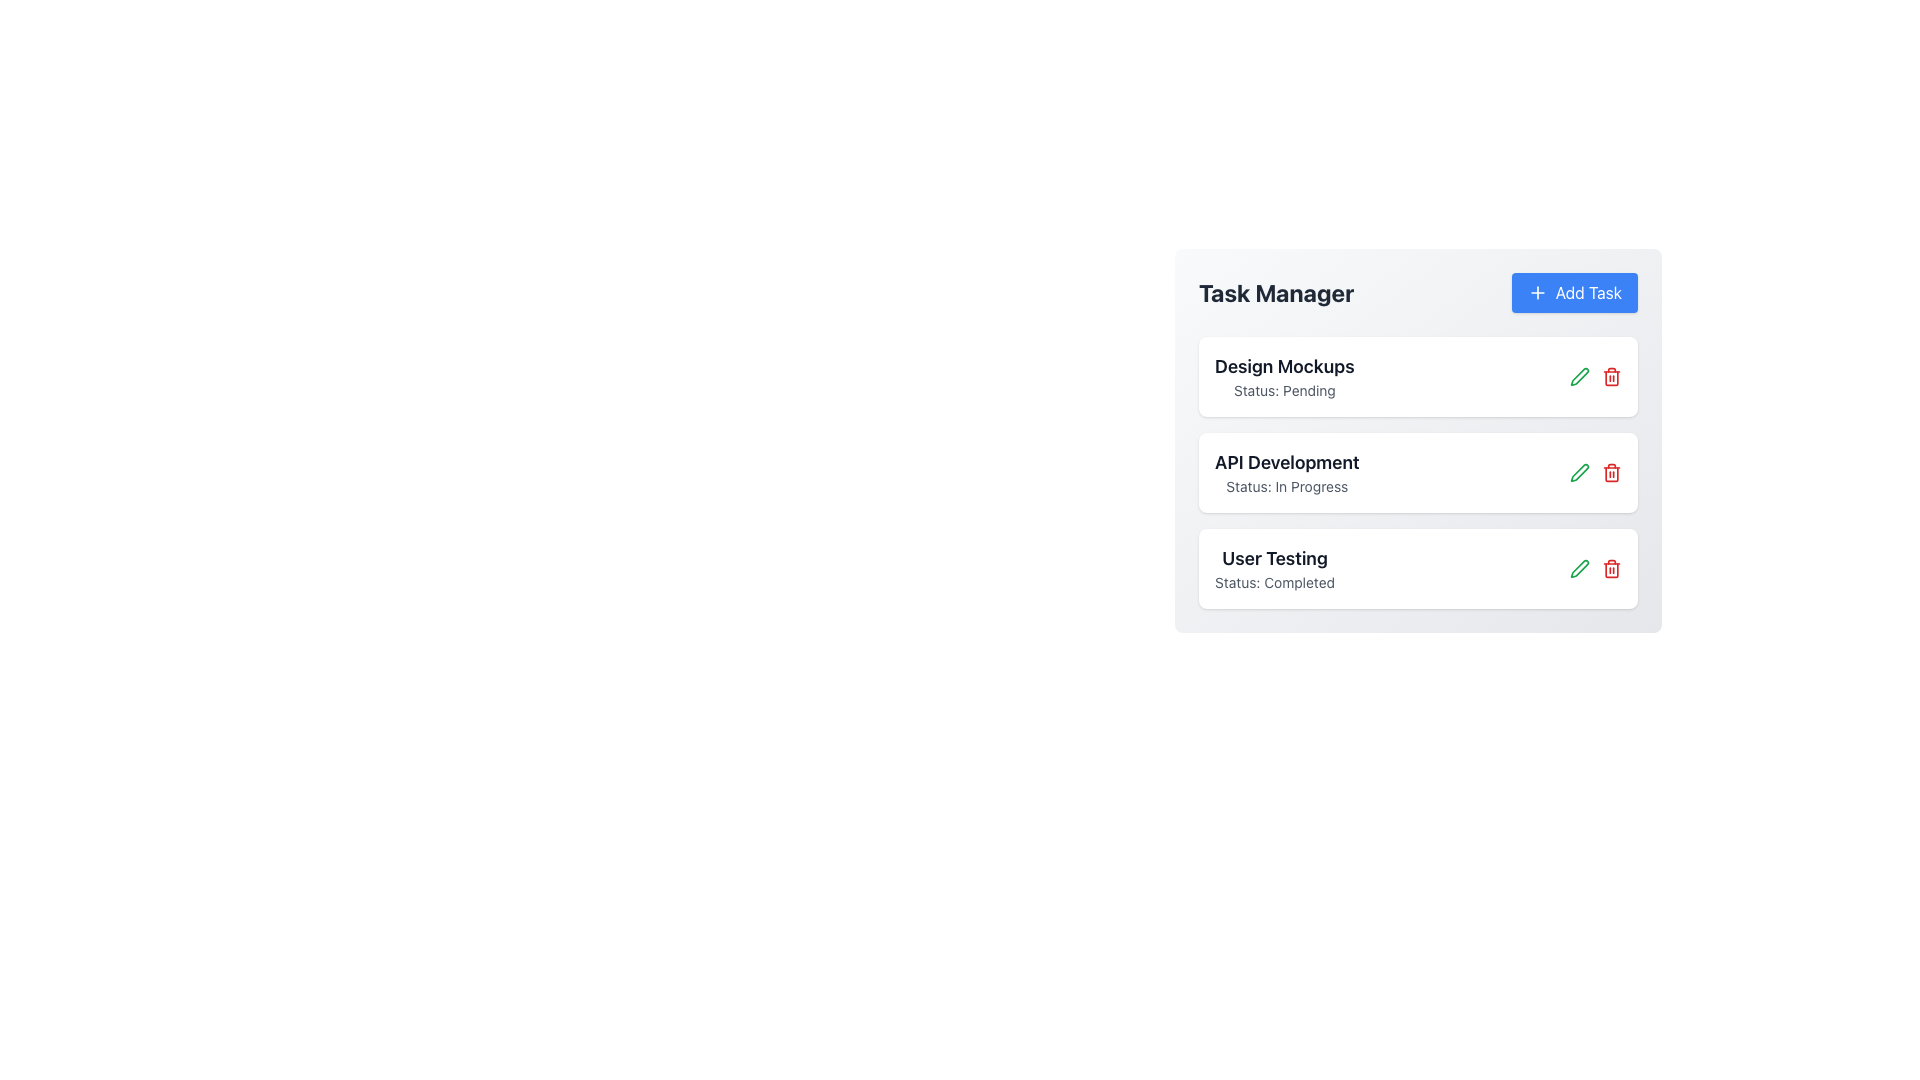 The image size is (1920, 1080). Describe the element at coordinates (1284, 377) in the screenshot. I see `text from the 'Design Mockups' element located in the first task item of the 'Task Manager' section, which displays 'Design Mockups' in bold and 'Status: Pending' below it` at that location.